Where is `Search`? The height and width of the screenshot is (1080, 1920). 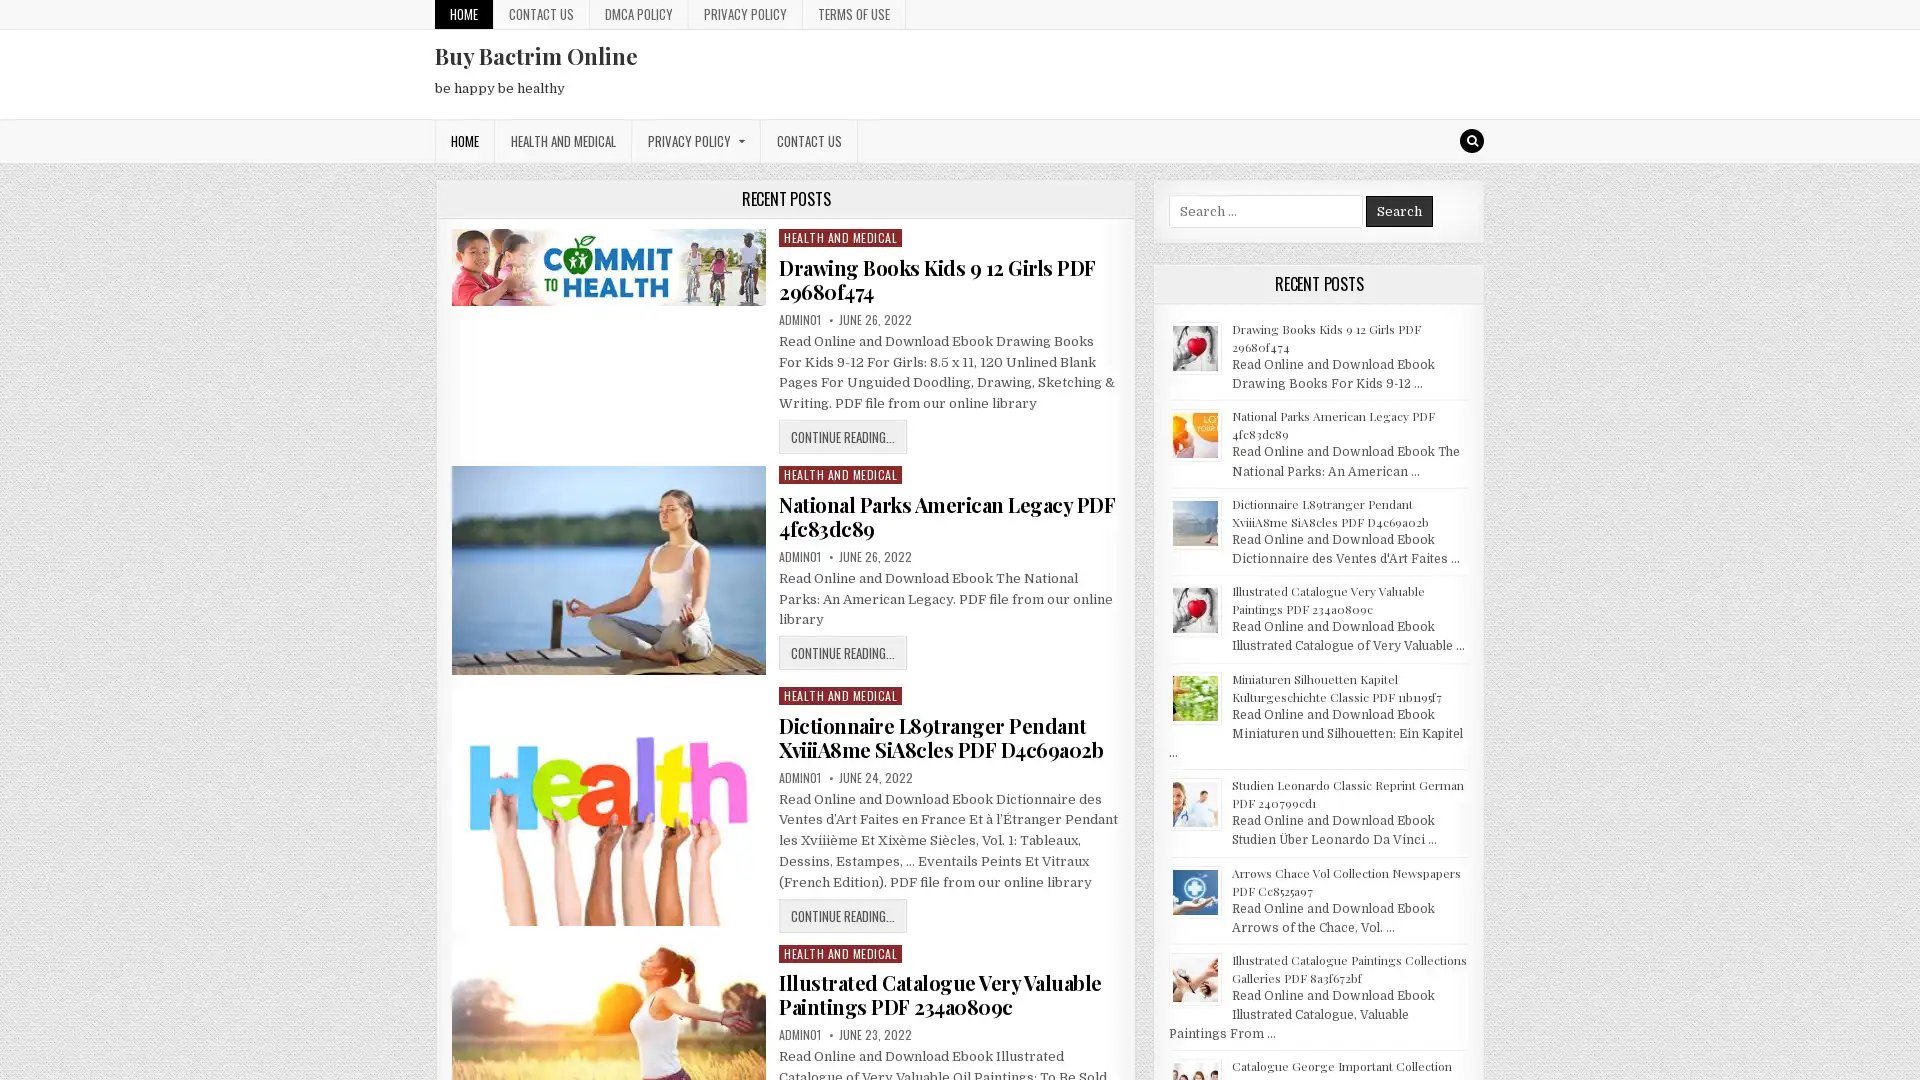 Search is located at coordinates (1398, 211).